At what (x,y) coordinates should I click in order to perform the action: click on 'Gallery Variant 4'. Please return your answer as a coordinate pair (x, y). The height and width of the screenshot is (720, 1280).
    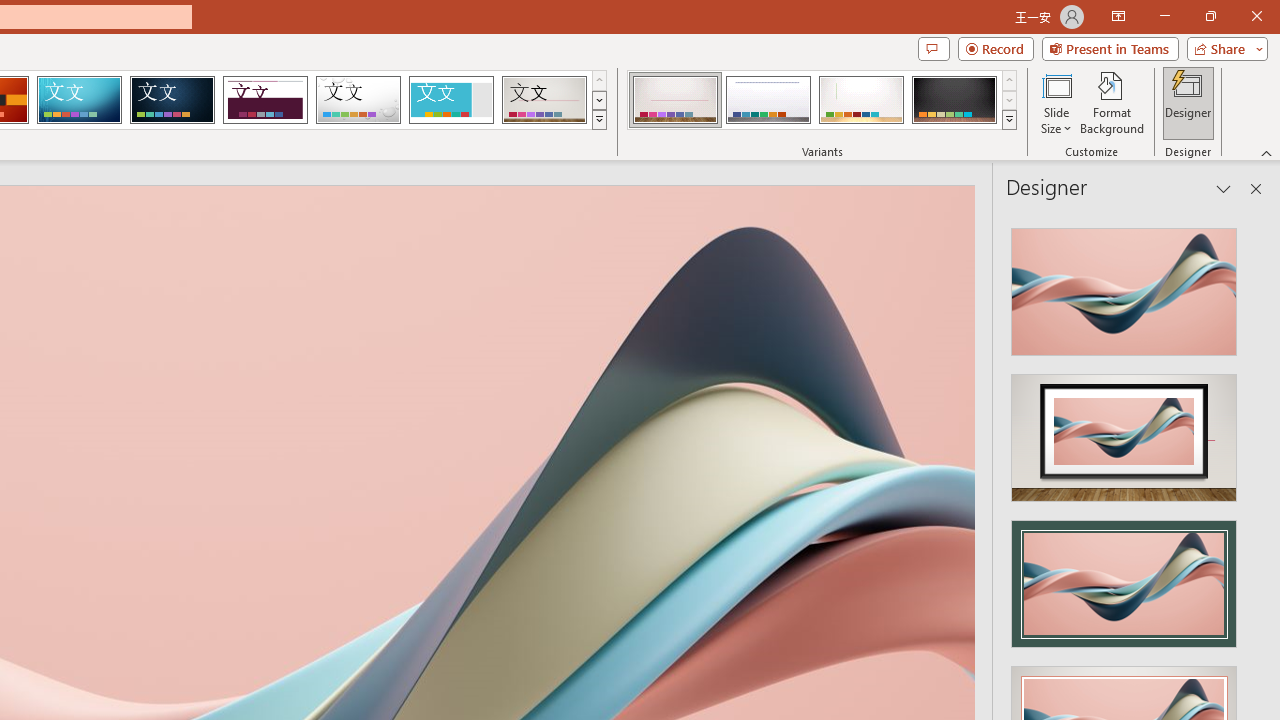
    Looking at the image, I should click on (953, 100).